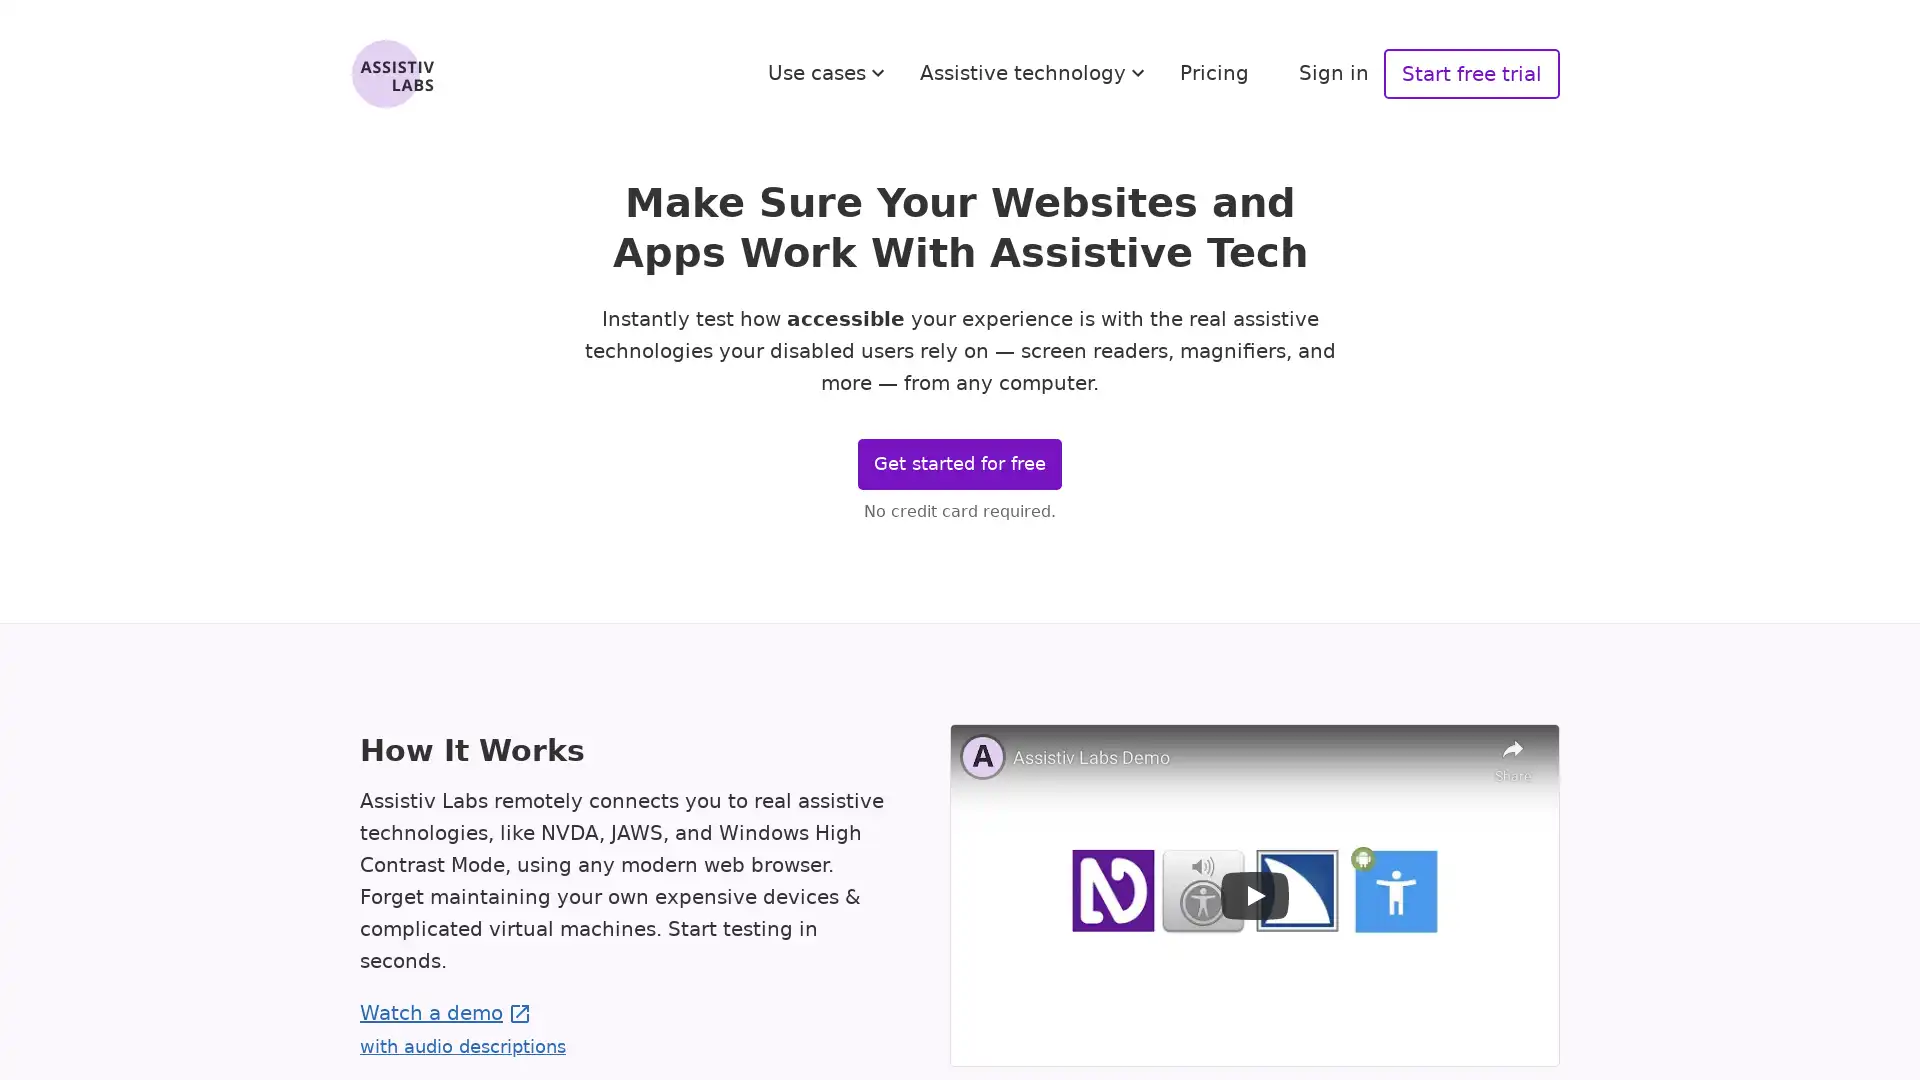 The width and height of the screenshot is (1920, 1080). Describe the element at coordinates (829, 72) in the screenshot. I see `Use cases` at that location.